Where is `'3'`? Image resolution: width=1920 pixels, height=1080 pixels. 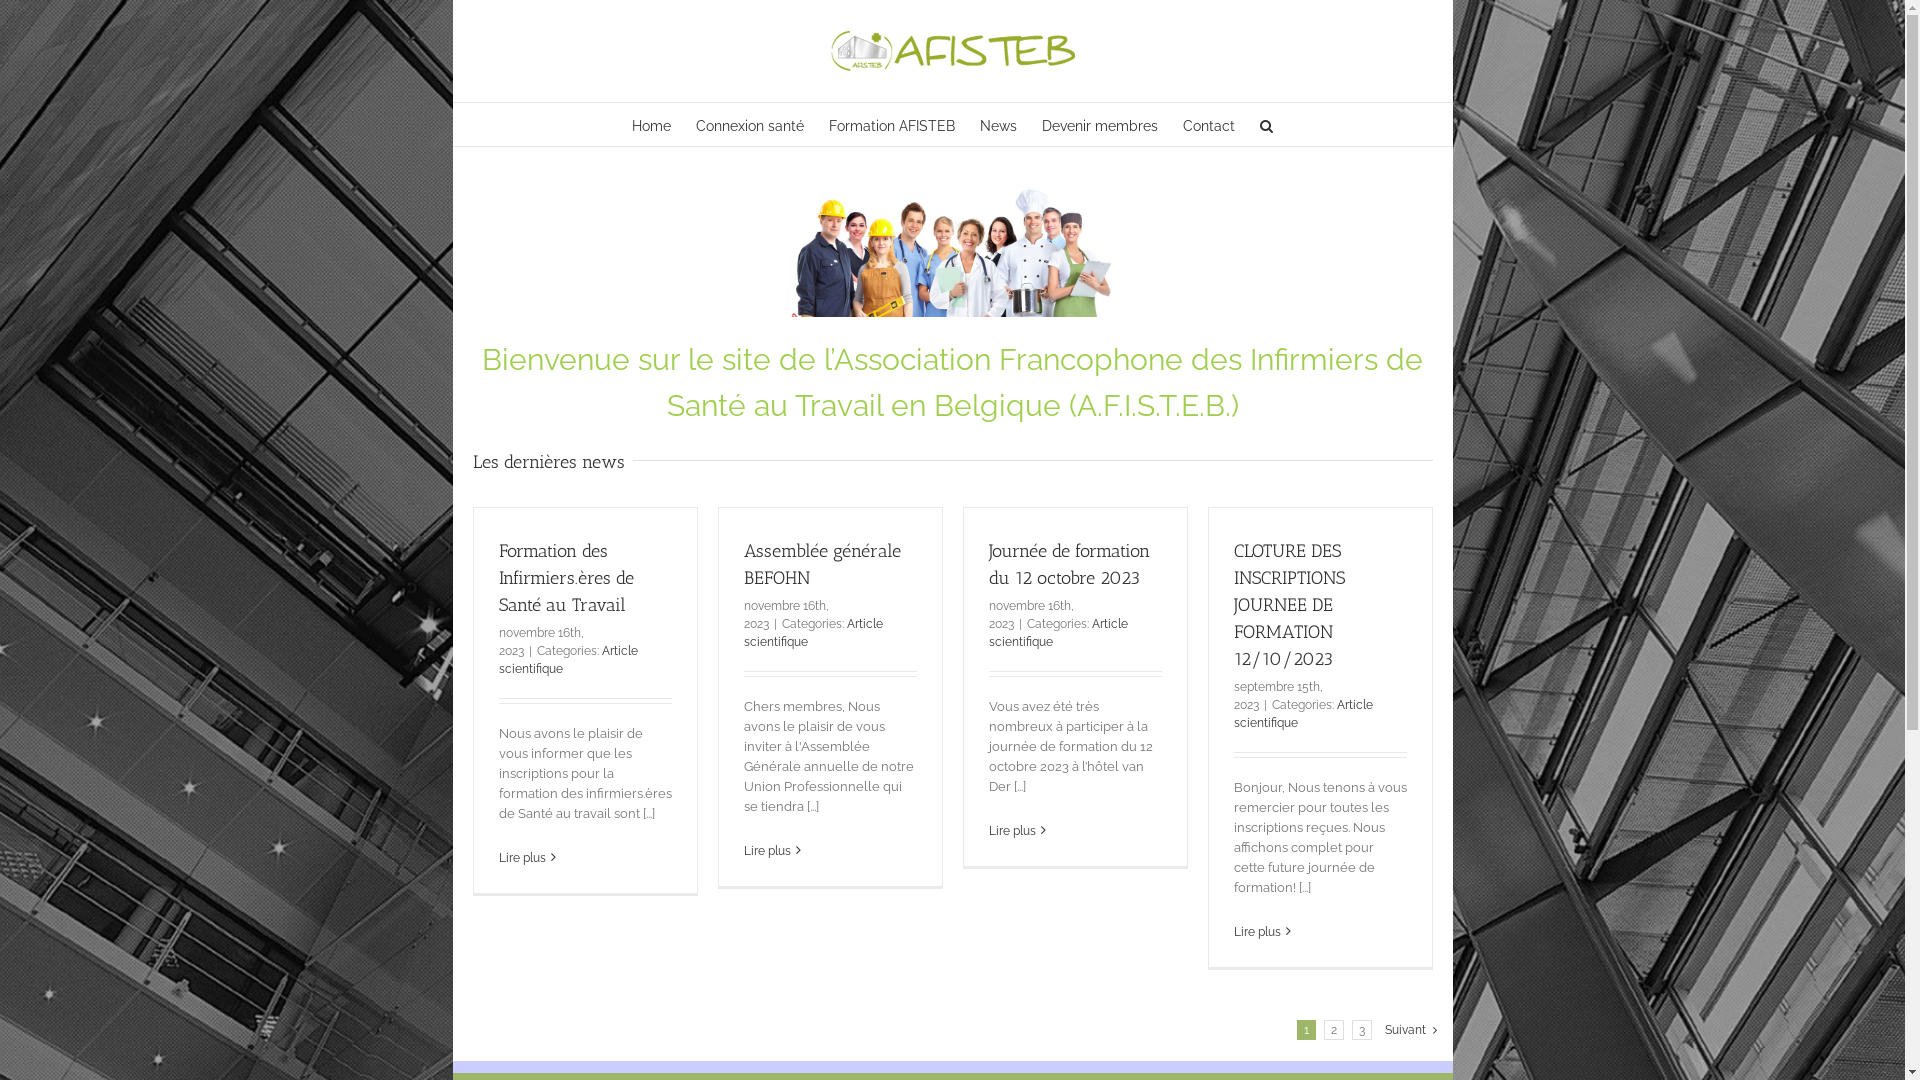
'3' is located at coordinates (1361, 1029).